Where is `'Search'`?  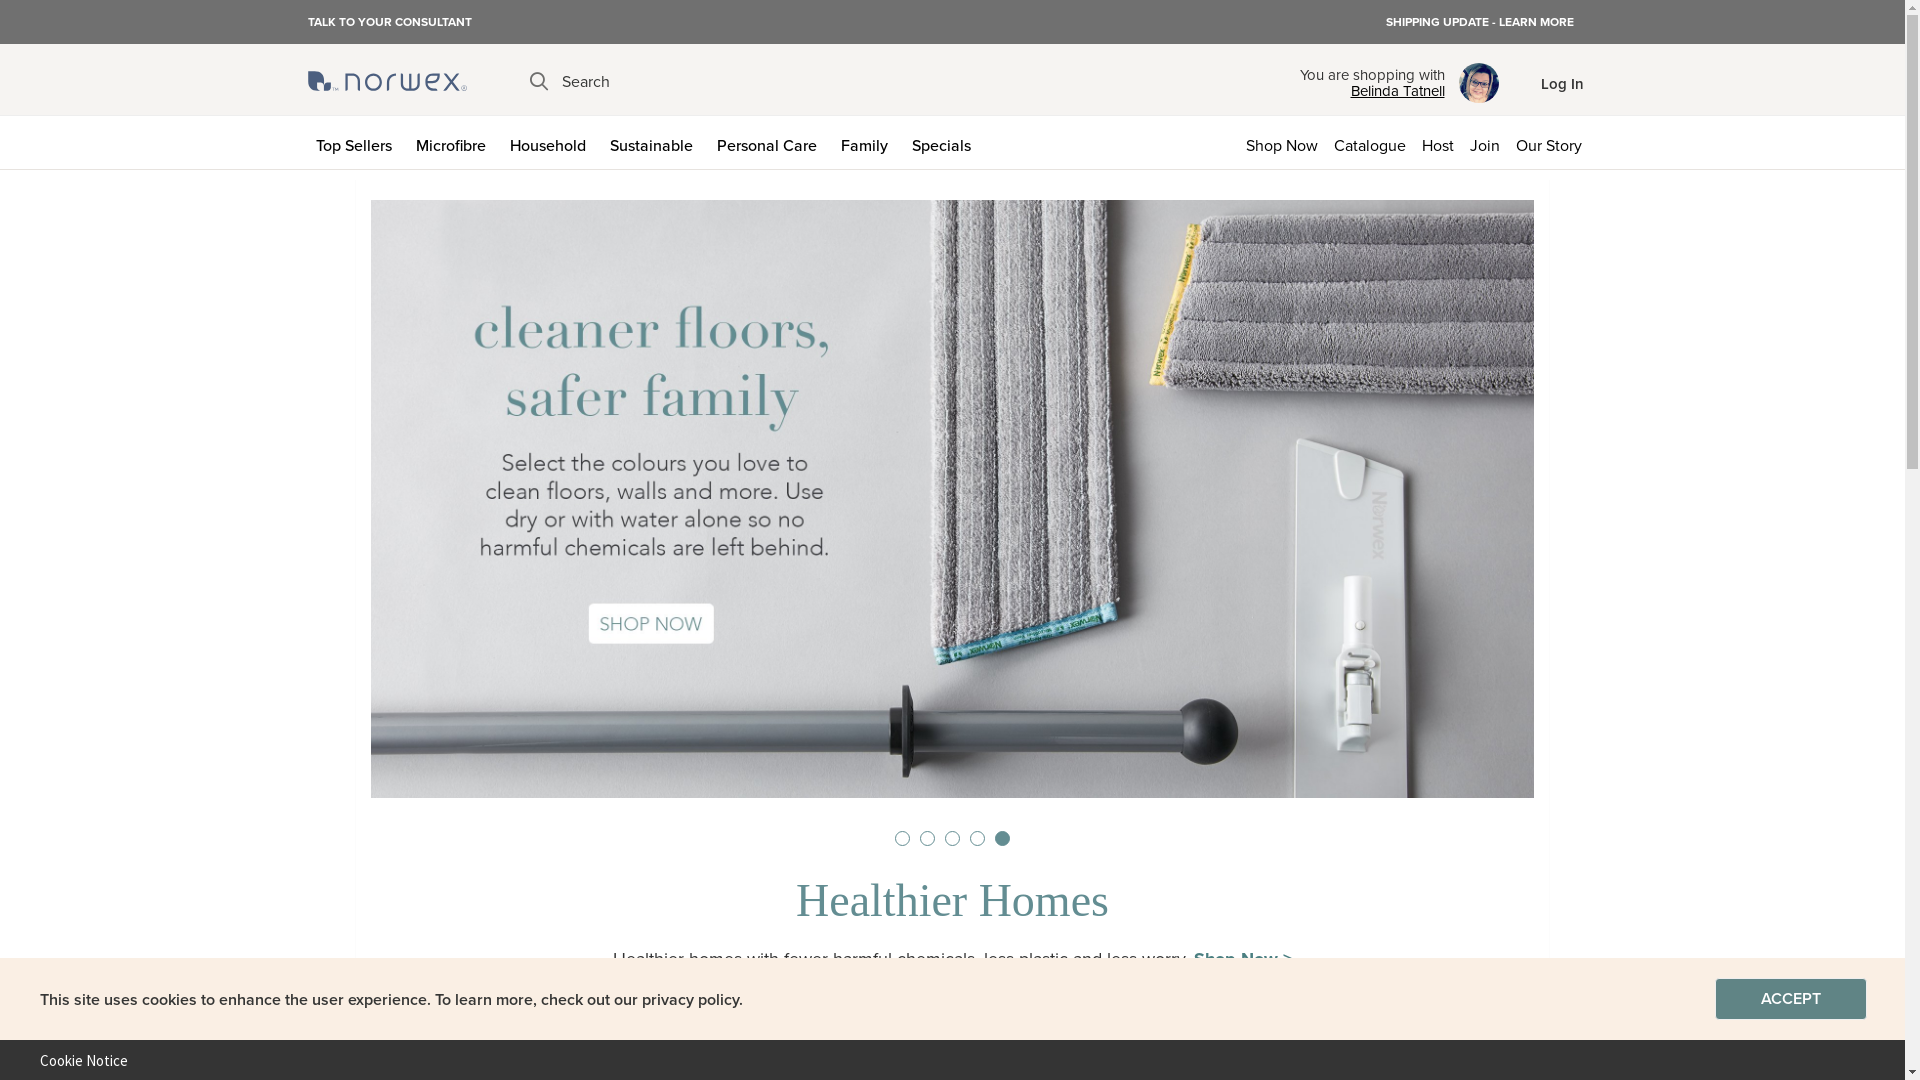
'Search' is located at coordinates (569, 80).